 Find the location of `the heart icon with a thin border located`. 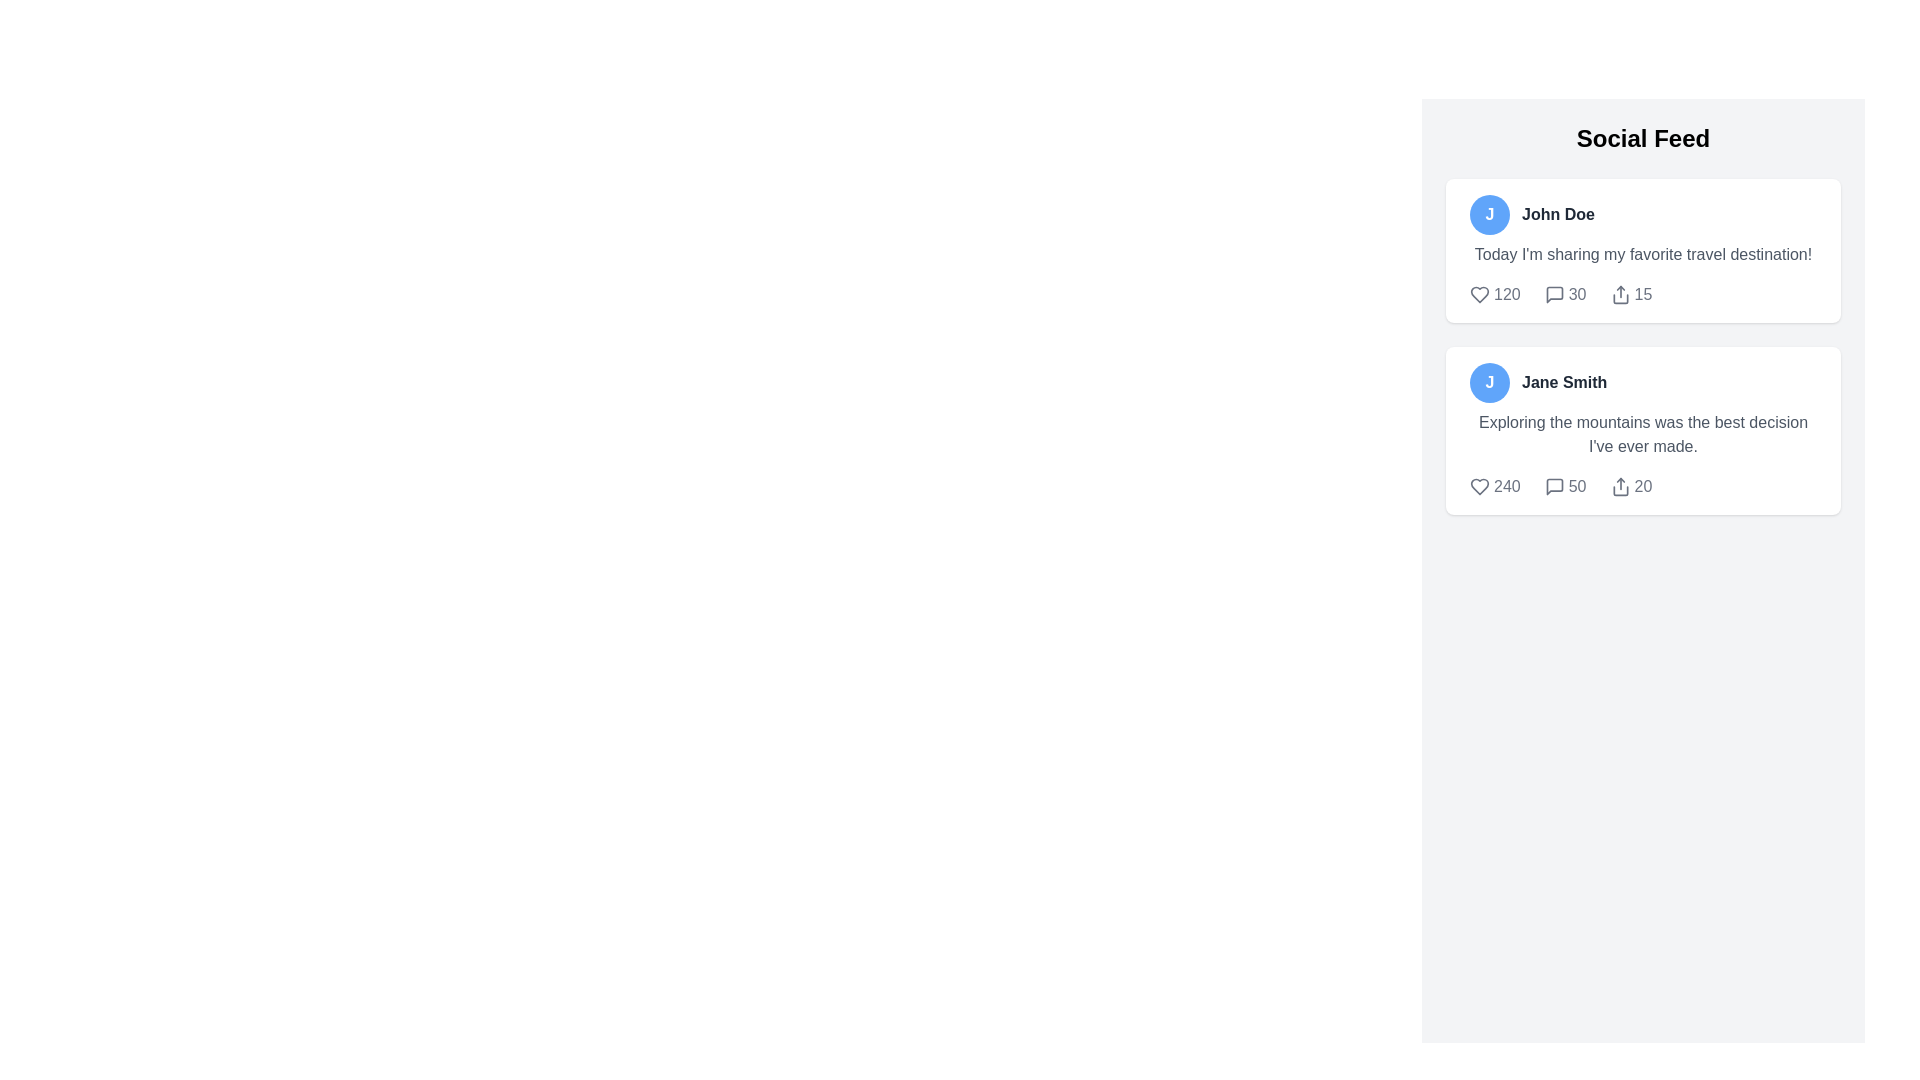

the heart icon with a thin border located is located at coordinates (1479, 486).